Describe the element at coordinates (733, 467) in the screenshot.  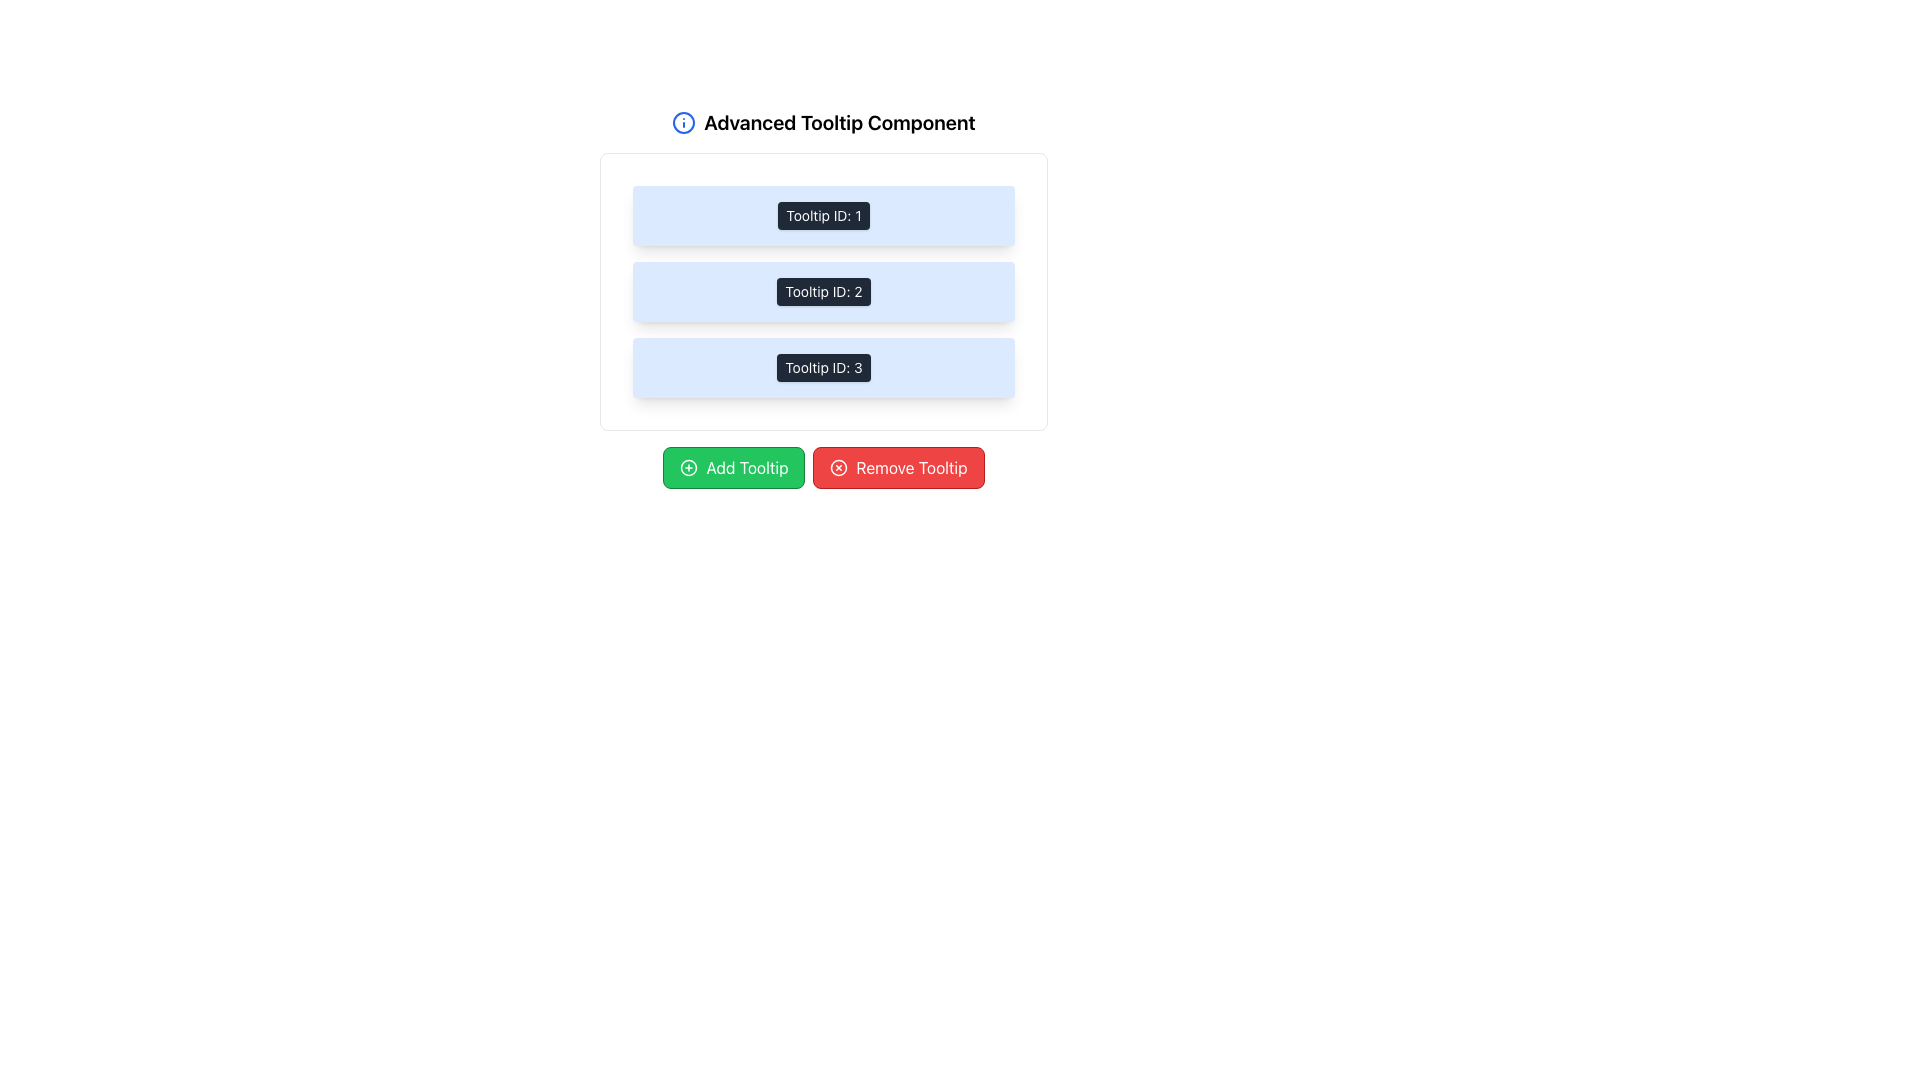
I see `the green 'Add Tooltip' button with white text and a plus icon, located near the bottom of the main interface` at that location.